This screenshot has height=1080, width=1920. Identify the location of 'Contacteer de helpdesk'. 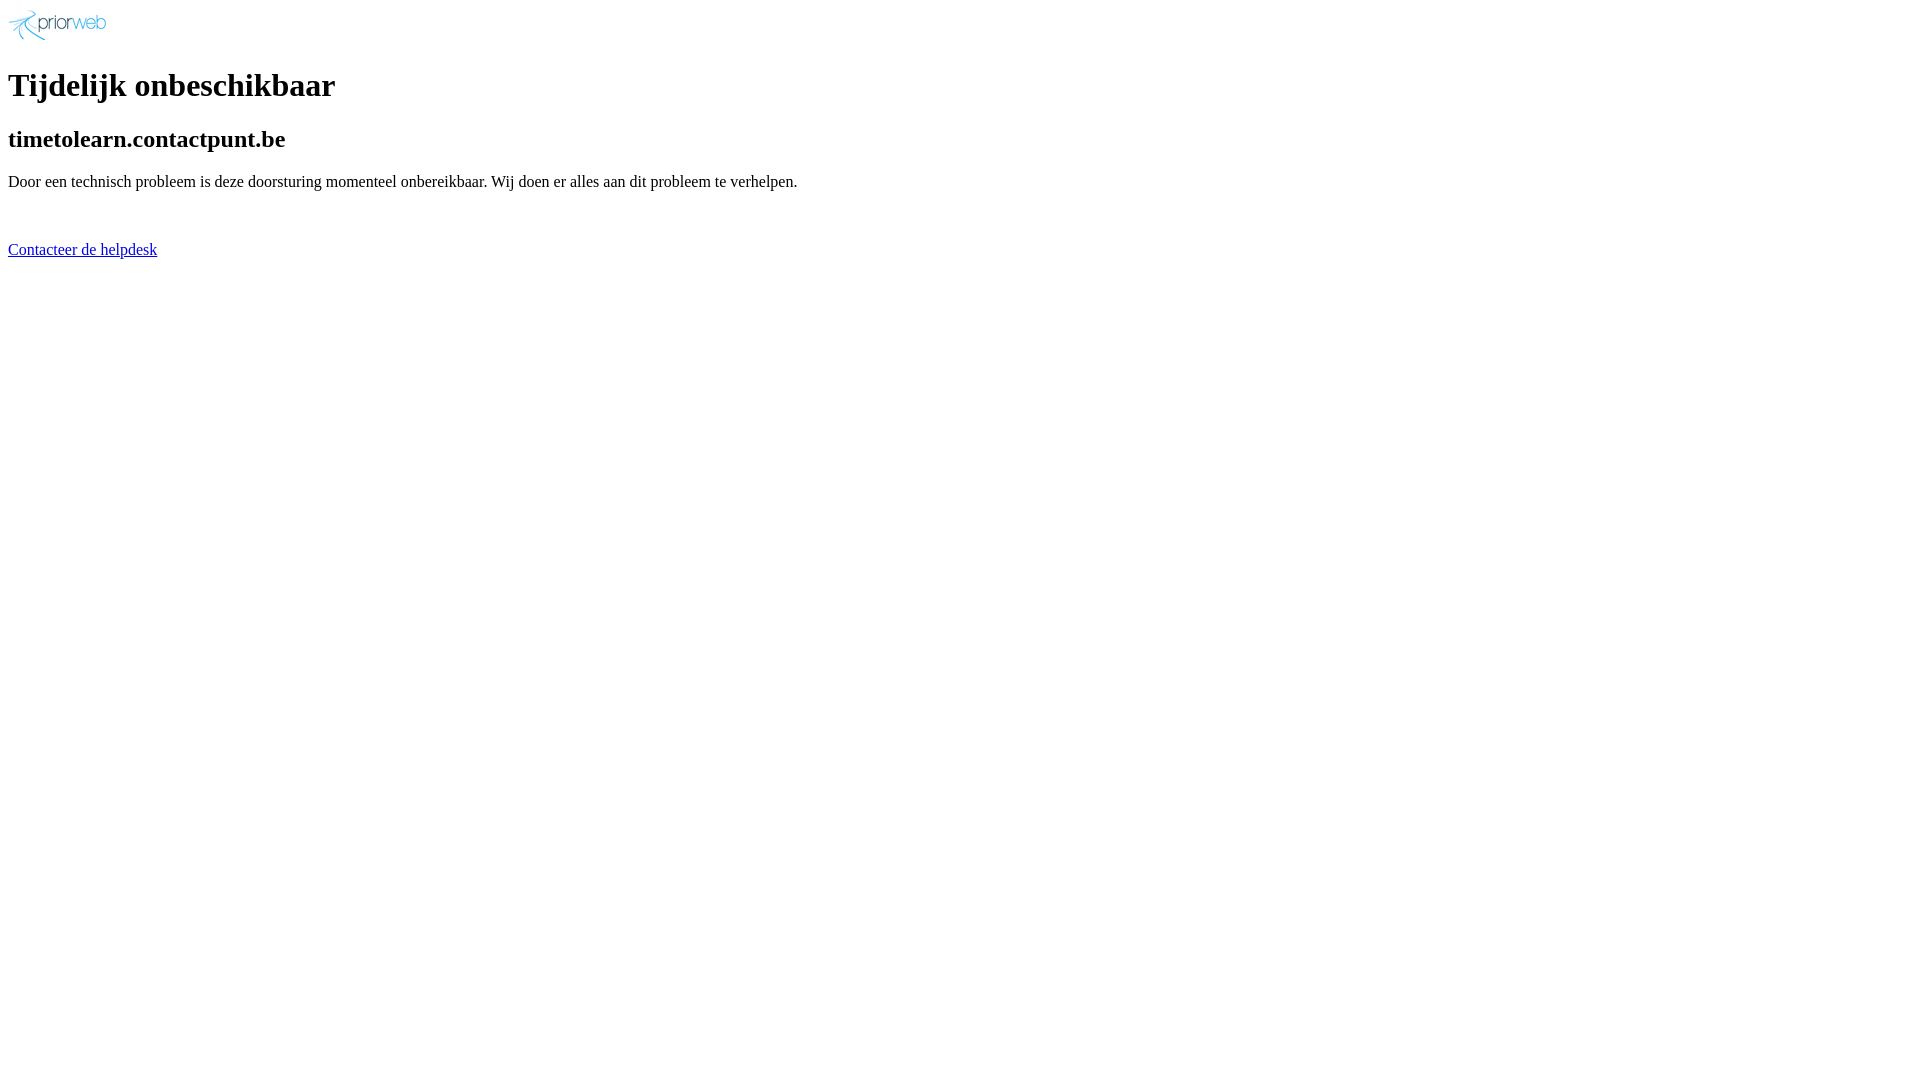
(81, 248).